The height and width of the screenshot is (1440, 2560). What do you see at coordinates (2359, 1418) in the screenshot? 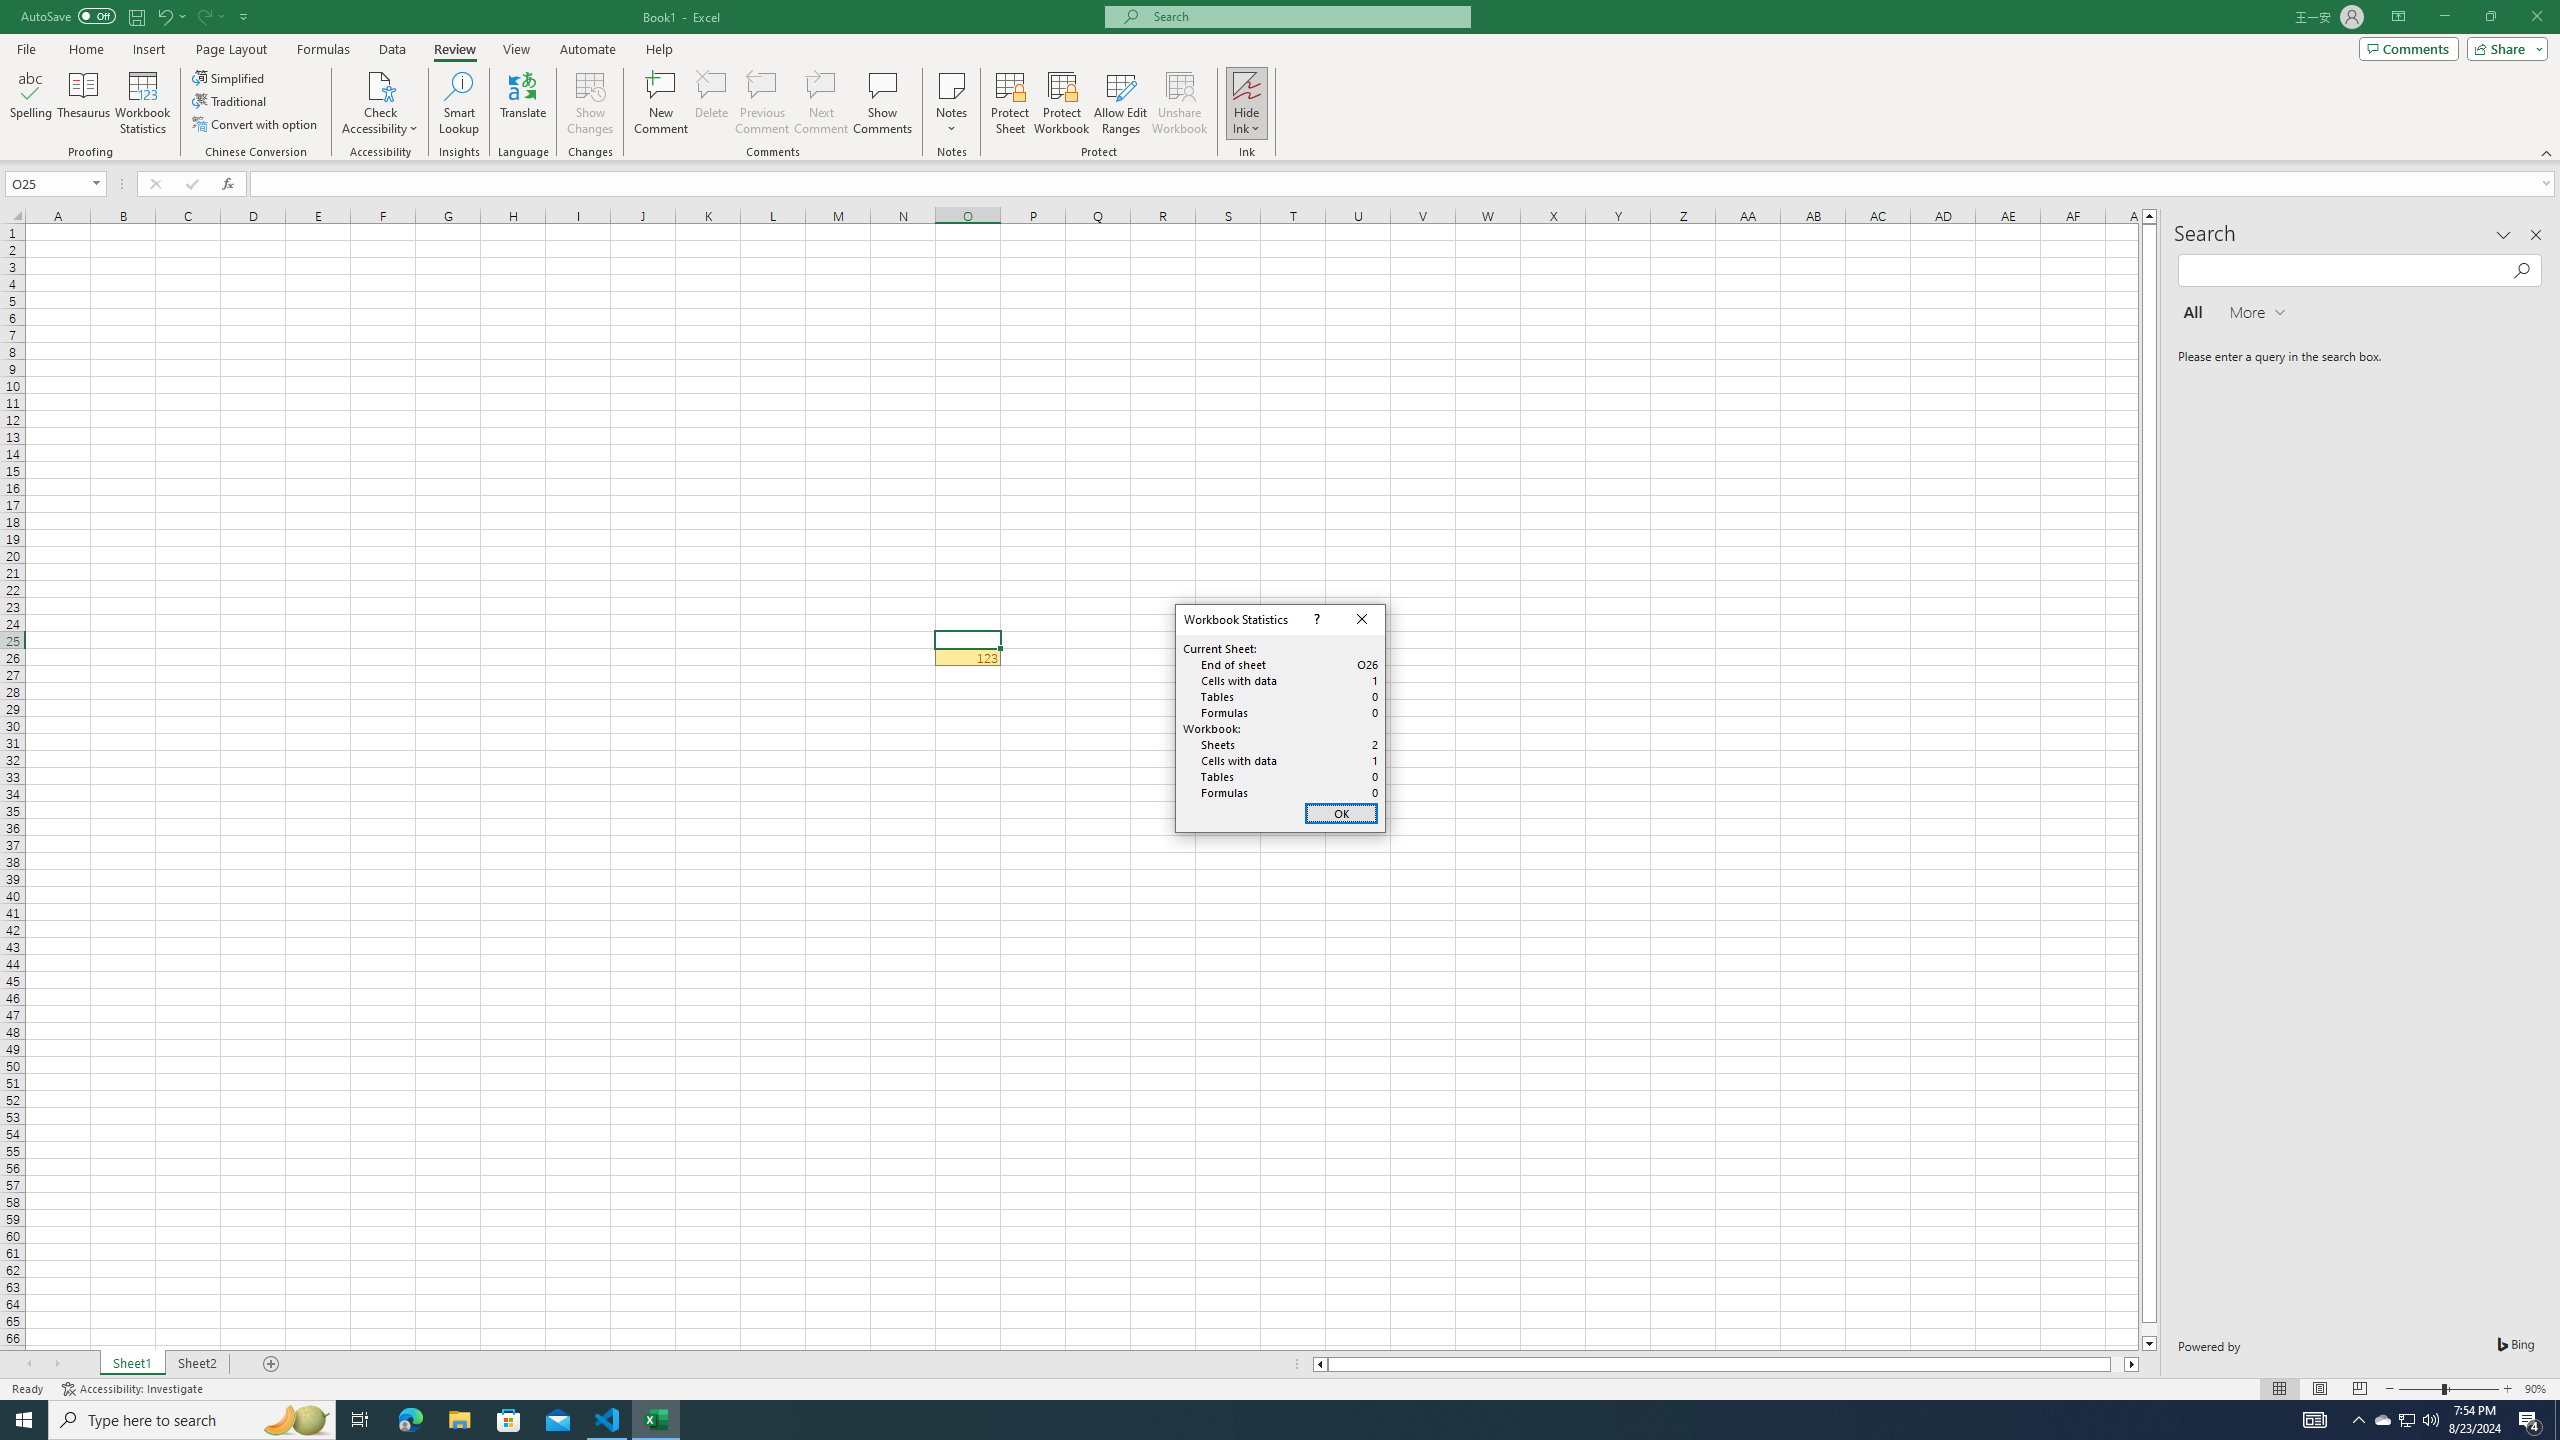
I see `'Notification Chevron'` at bounding box center [2359, 1418].